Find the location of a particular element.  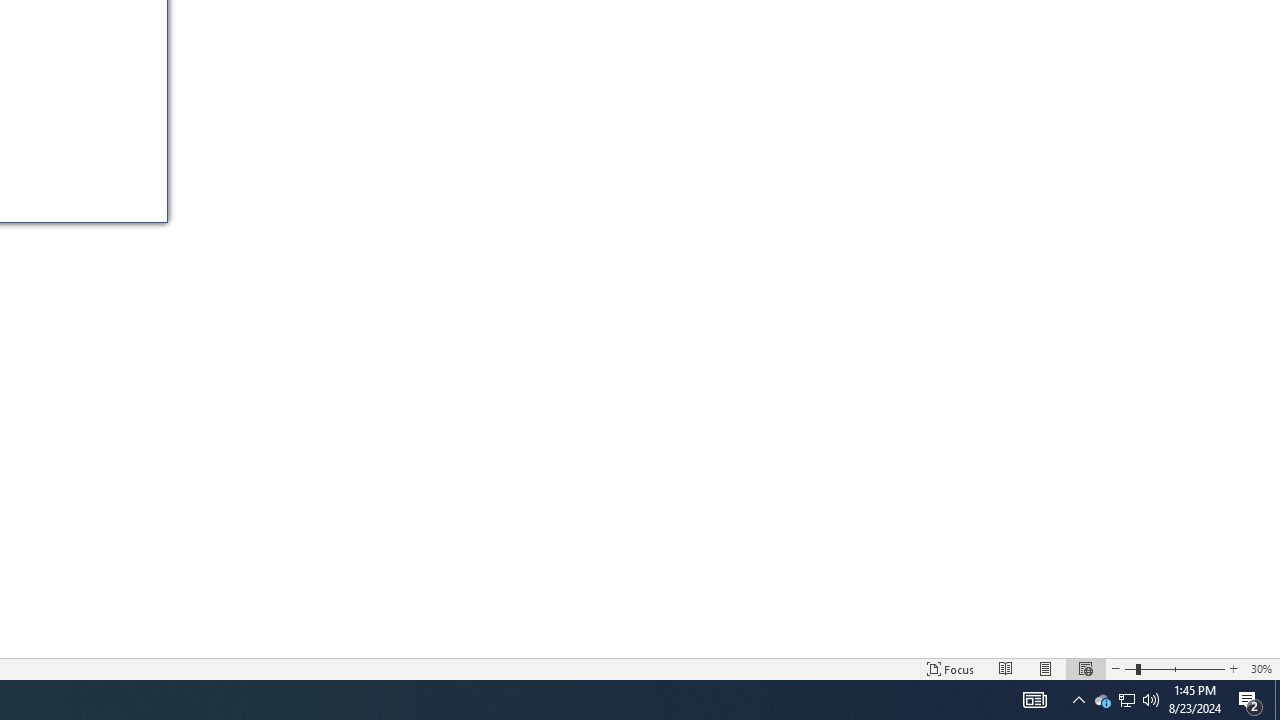

'User Promoted Notification Area' is located at coordinates (1127, 698).